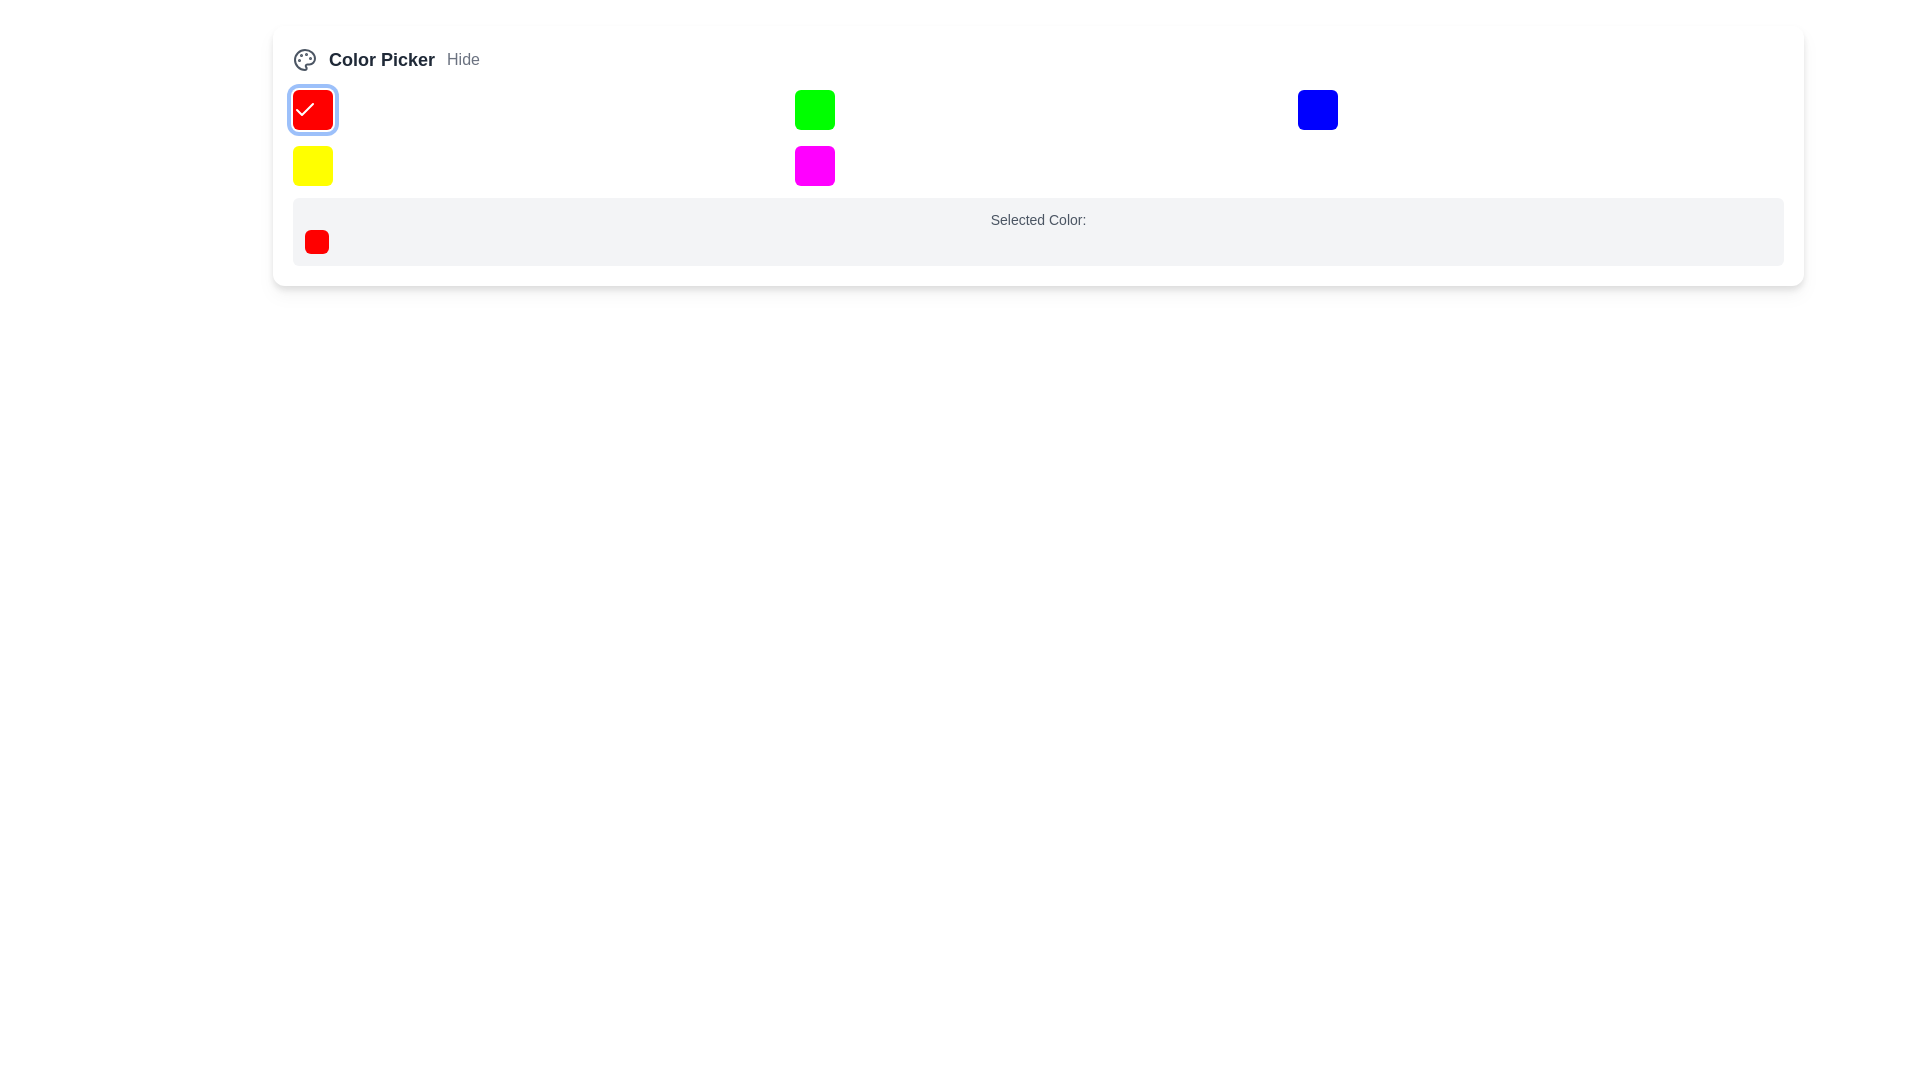 This screenshot has height=1080, width=1920. Describe the element at coordinates (815, 164) in the screenshot. I see `the selectable button located in the second row, middle column of the grid, positioned below a green square` at that location.